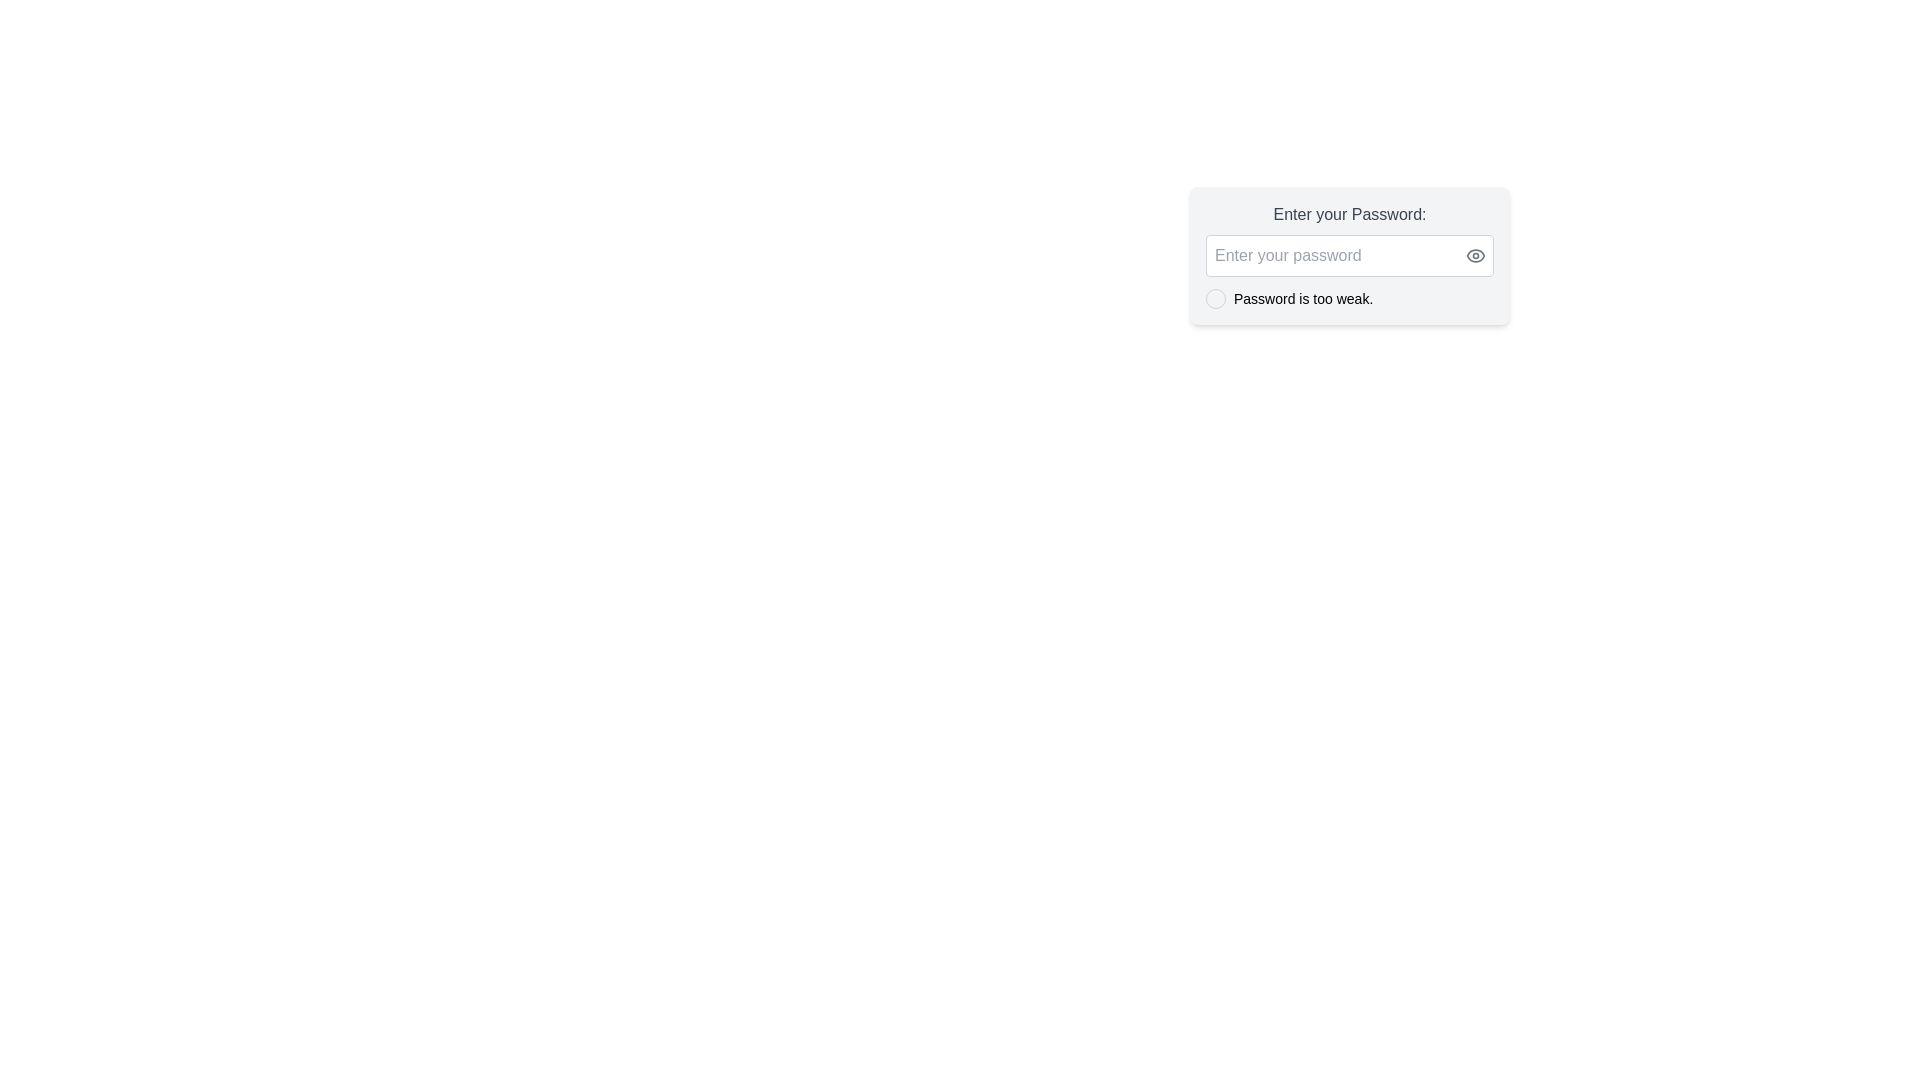 The height and width of the screenshot is (1080, 1920). What do you see at coordinates (1476, 254) in the screenshot?
I see `the eye icon button located to the right of the password entry field` at bounding box center [1476, 254].